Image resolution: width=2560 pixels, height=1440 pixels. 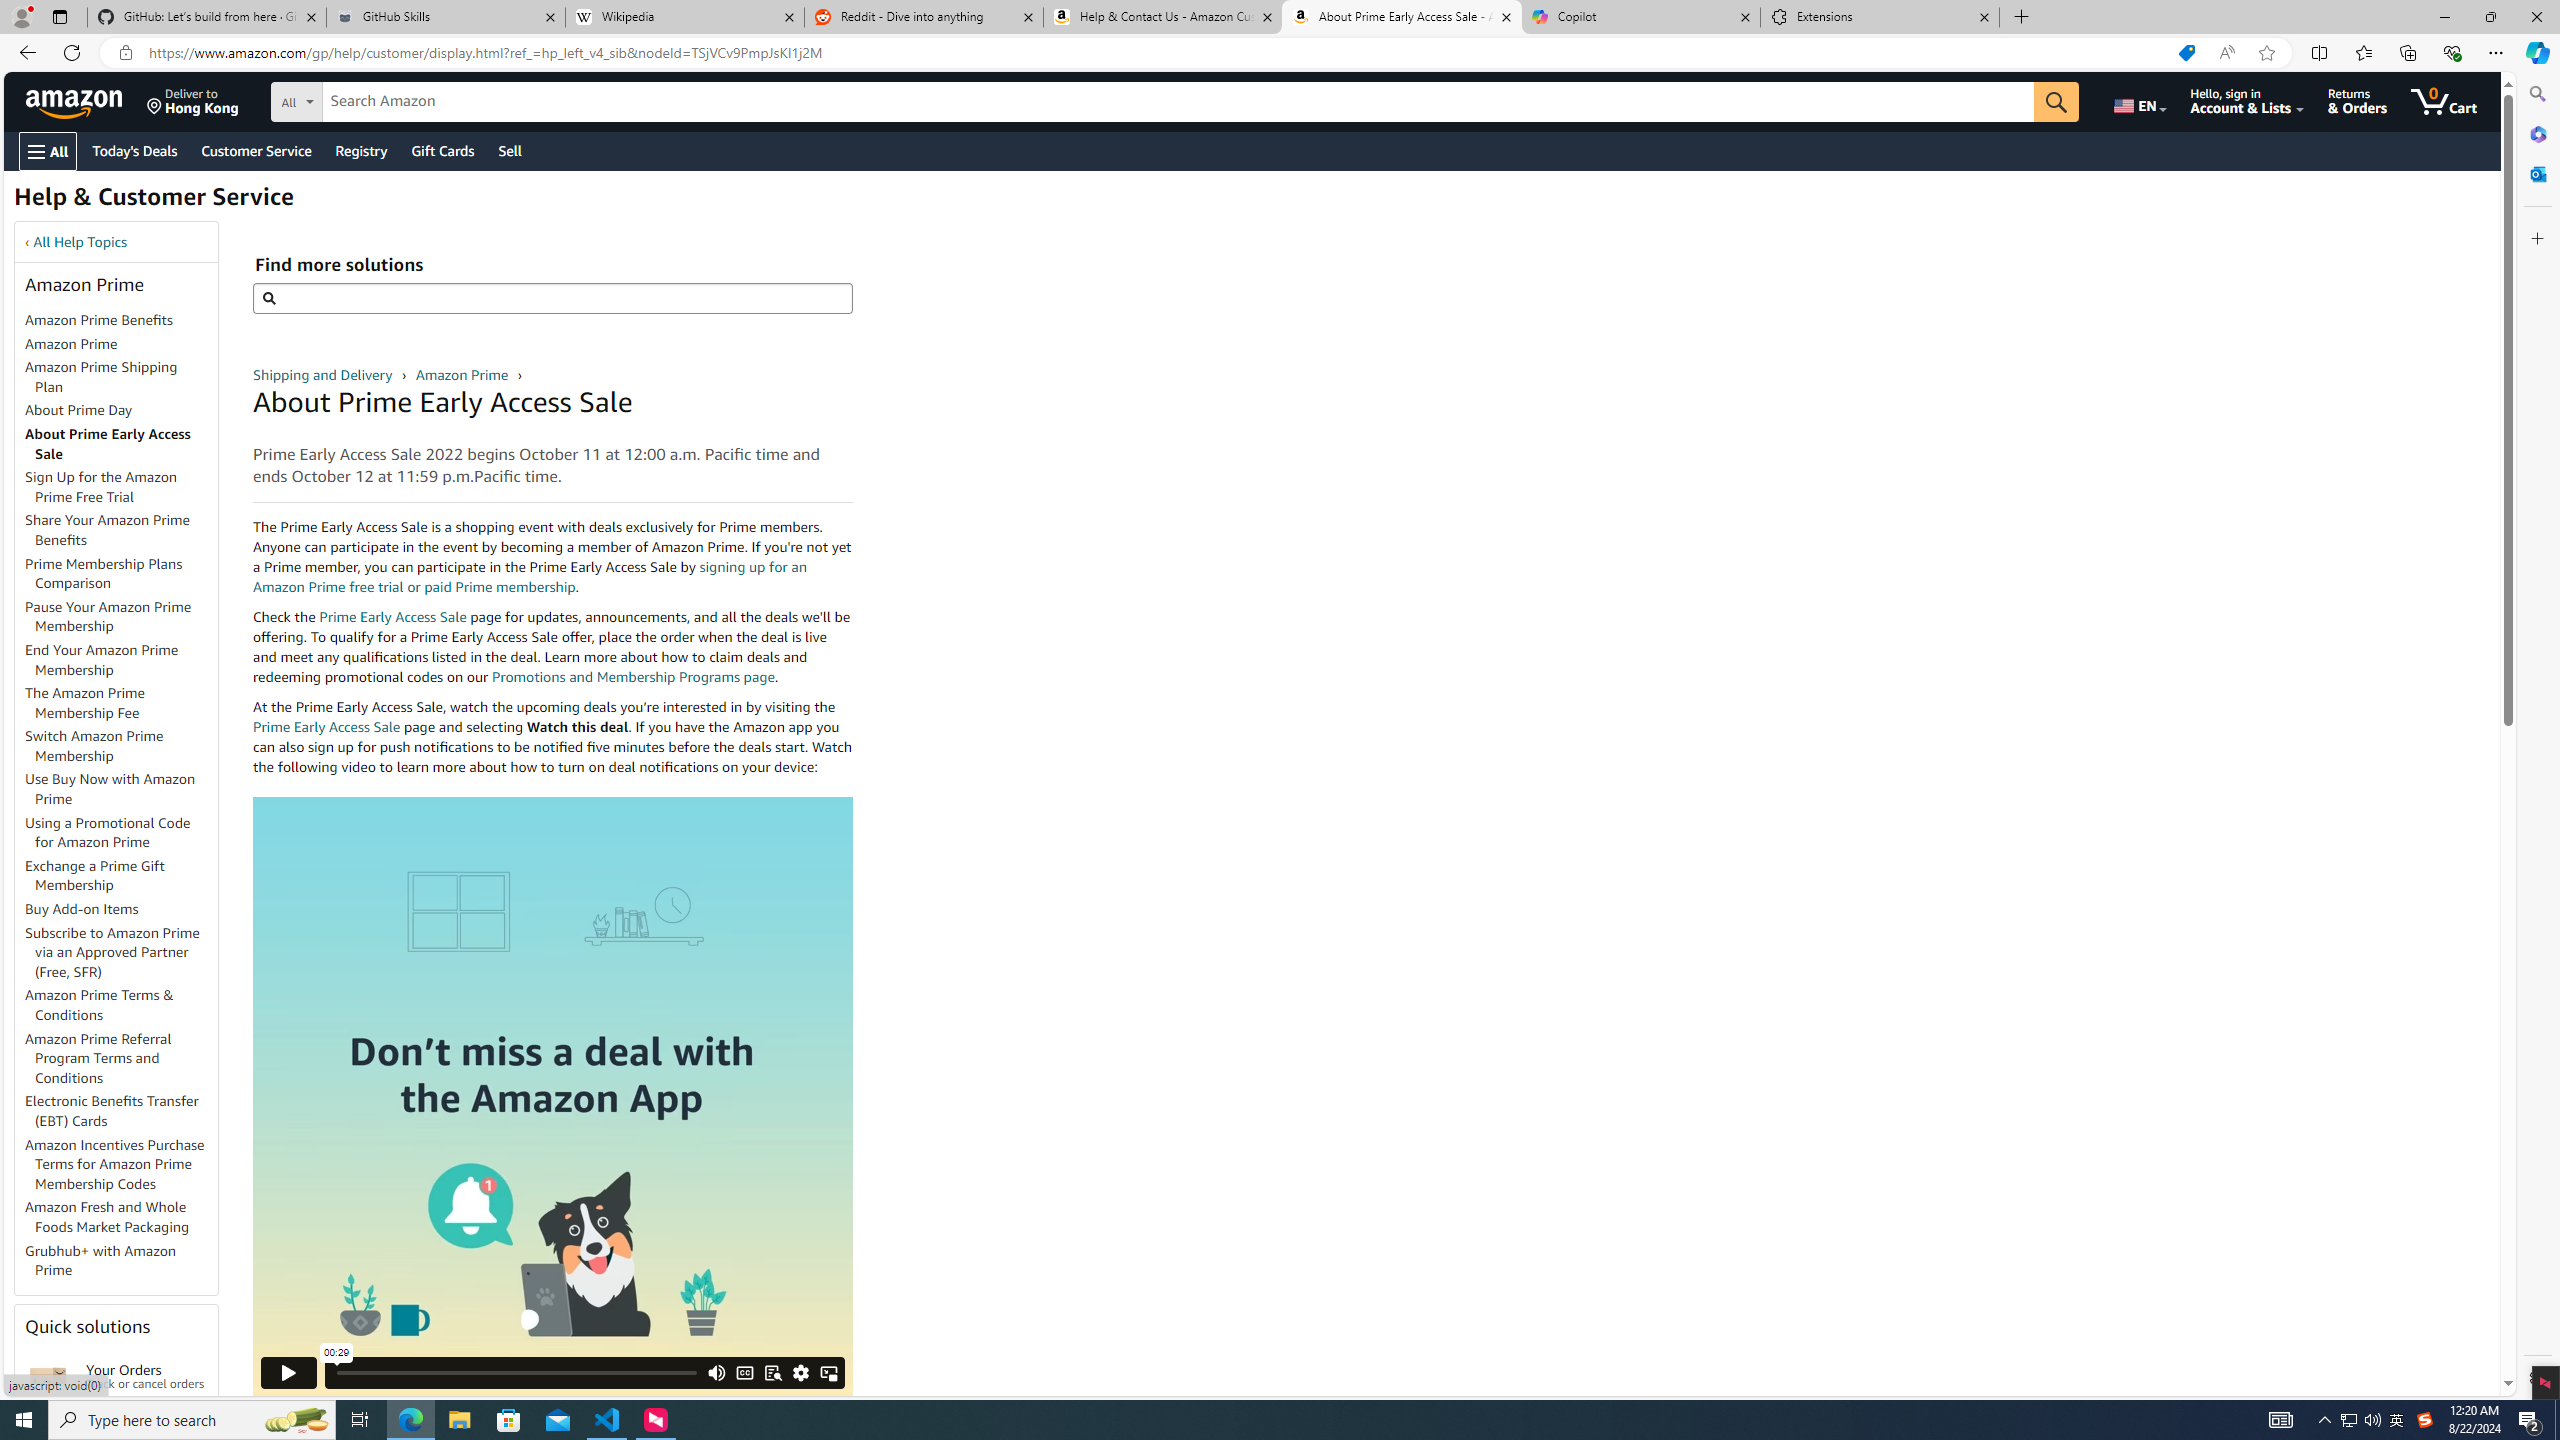 What do you see at coordinates (134, 150) in the screenshot?
I see `'Today'` at bounding box center [134, 150].